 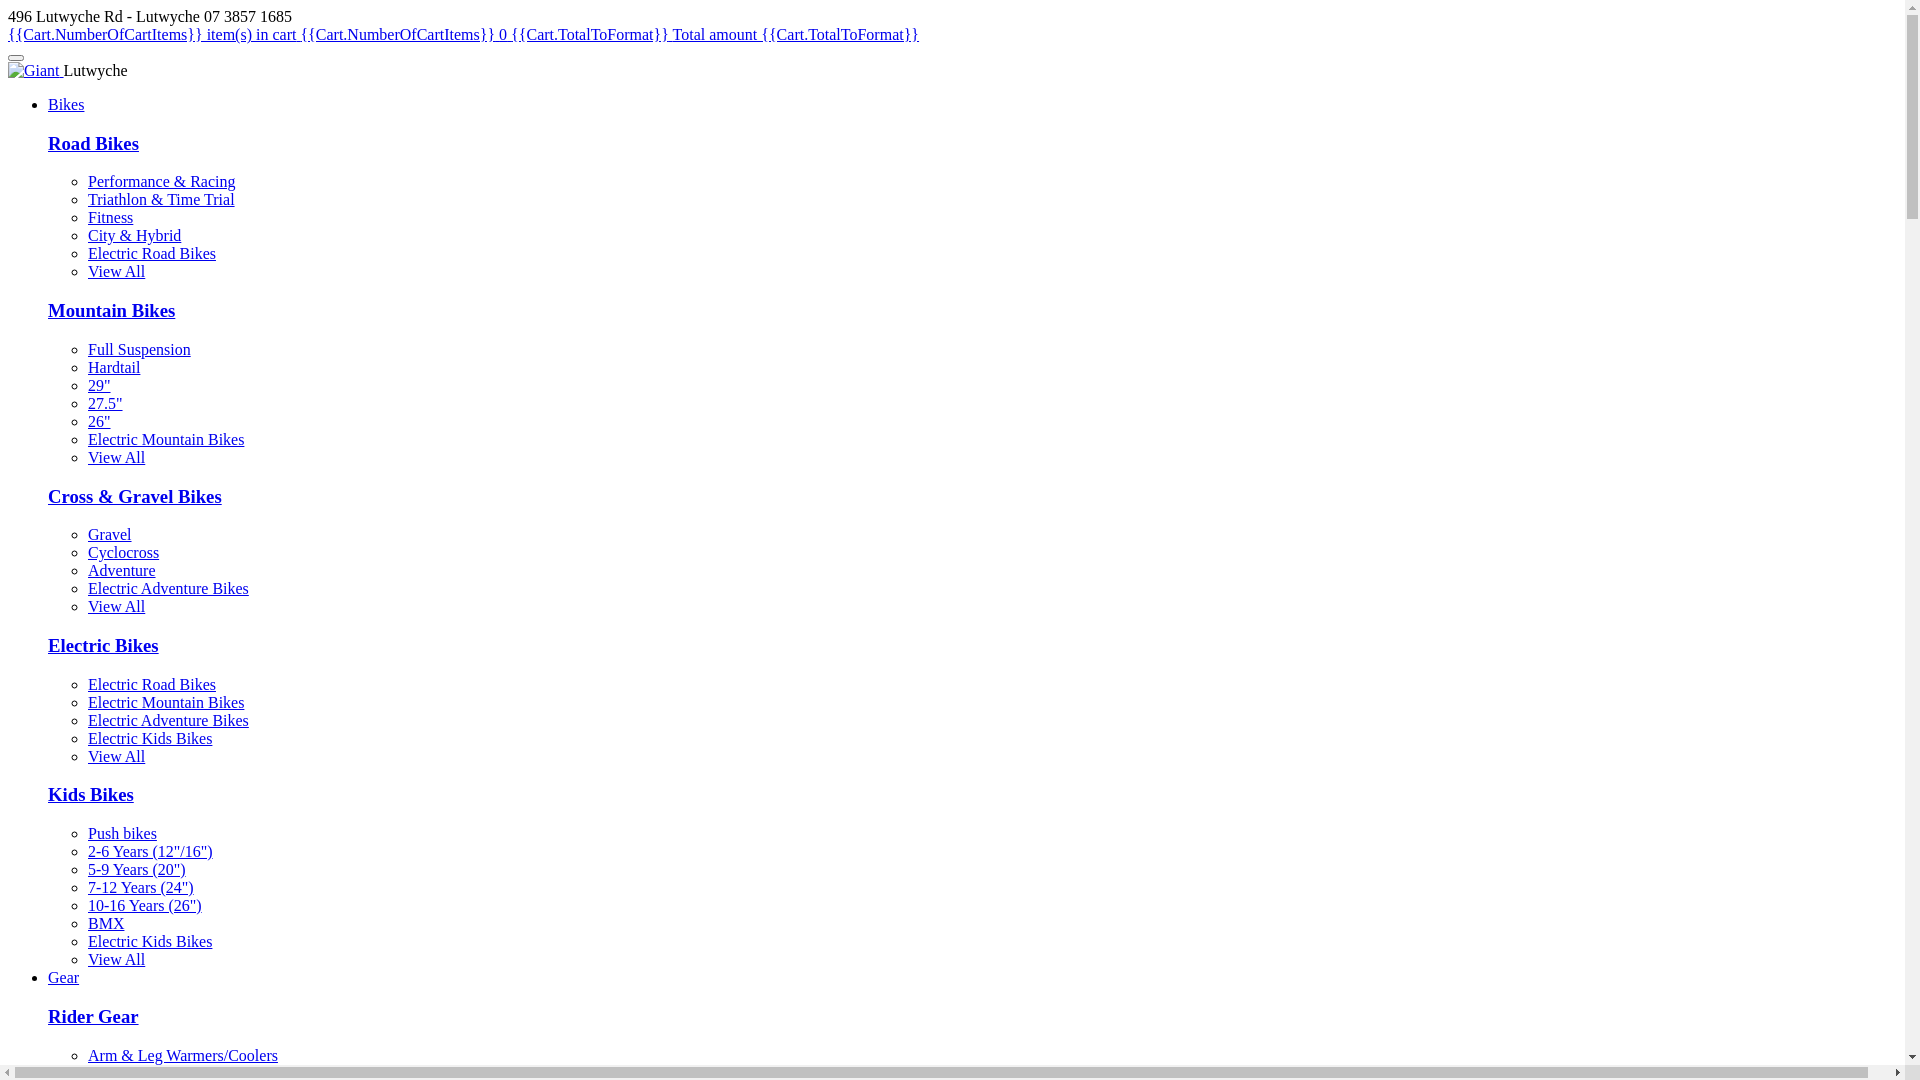 I want to click on 'Electric Kids Bikes', so click(x=86, y=738).